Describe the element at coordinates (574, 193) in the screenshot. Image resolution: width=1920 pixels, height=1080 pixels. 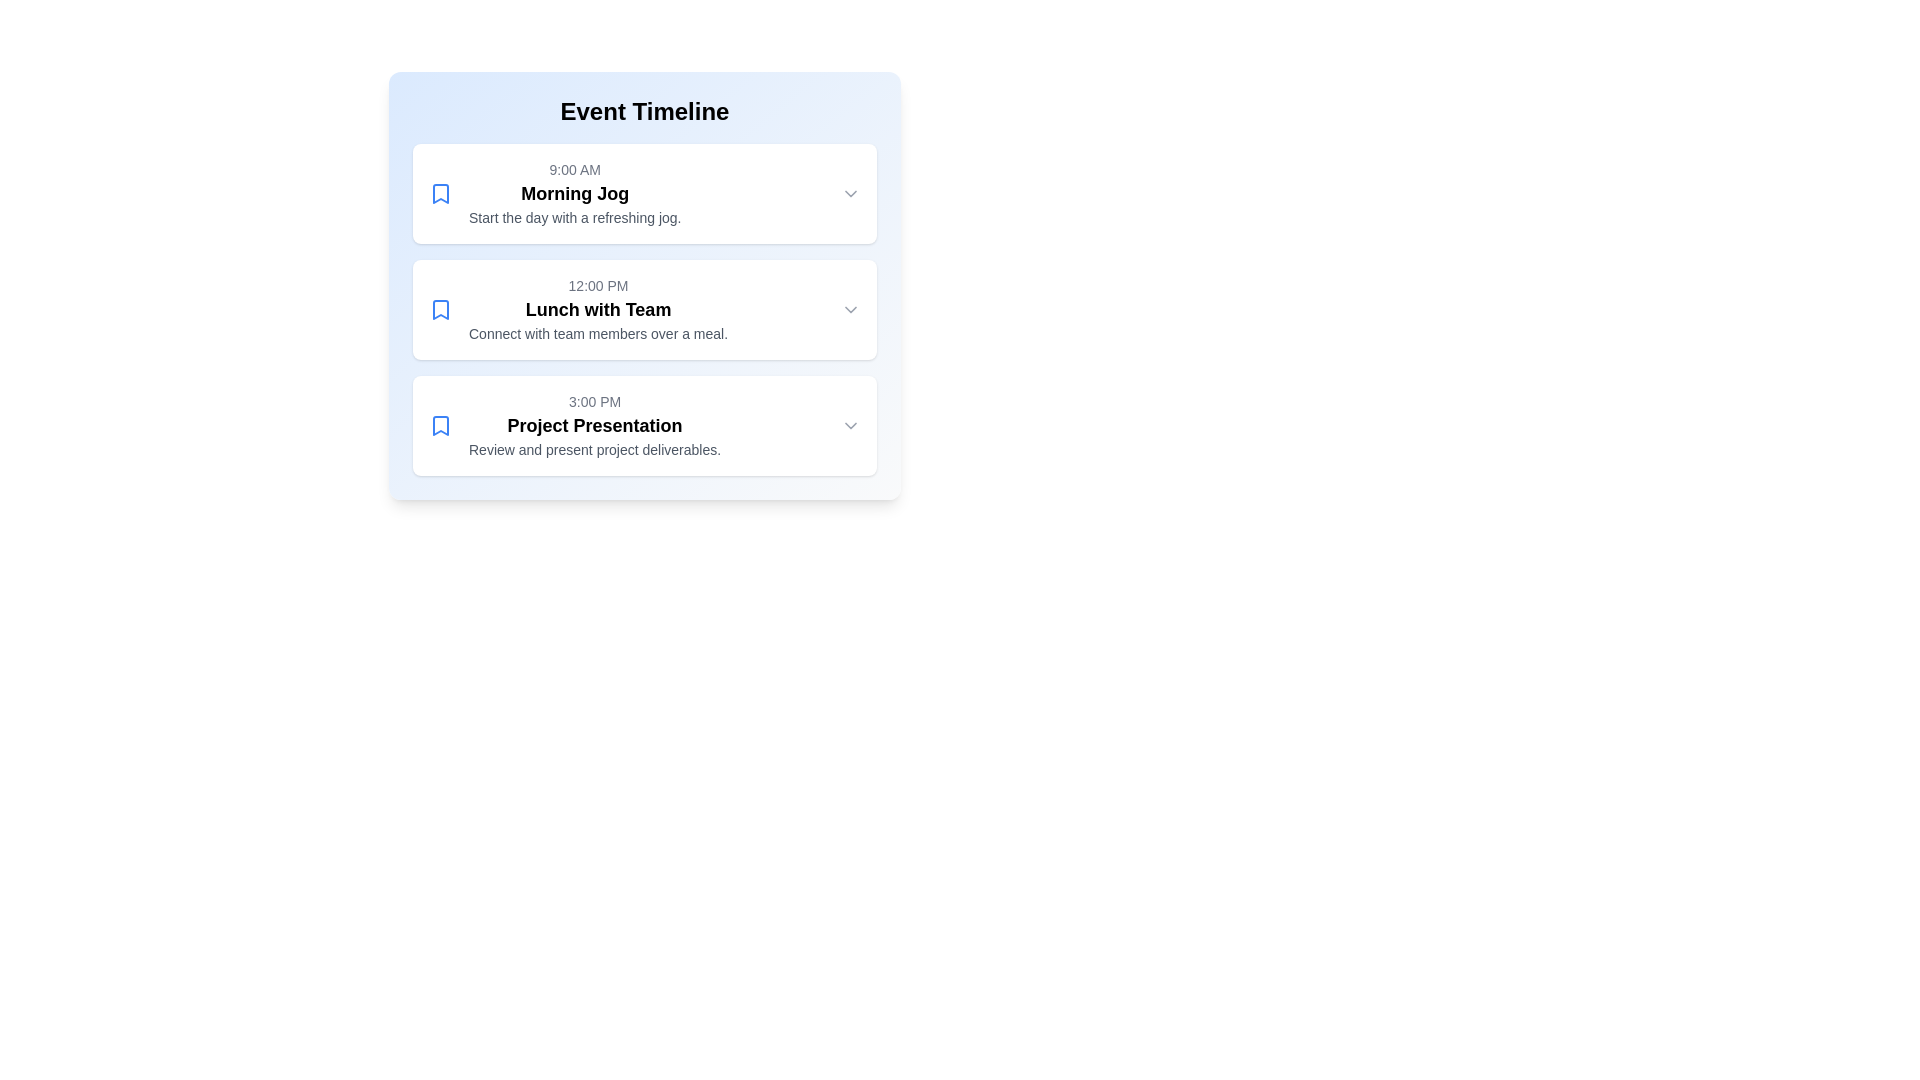
I see `the text block within the uppermost event card, which provides detailed information about the event including its time, title, and description` at that location.